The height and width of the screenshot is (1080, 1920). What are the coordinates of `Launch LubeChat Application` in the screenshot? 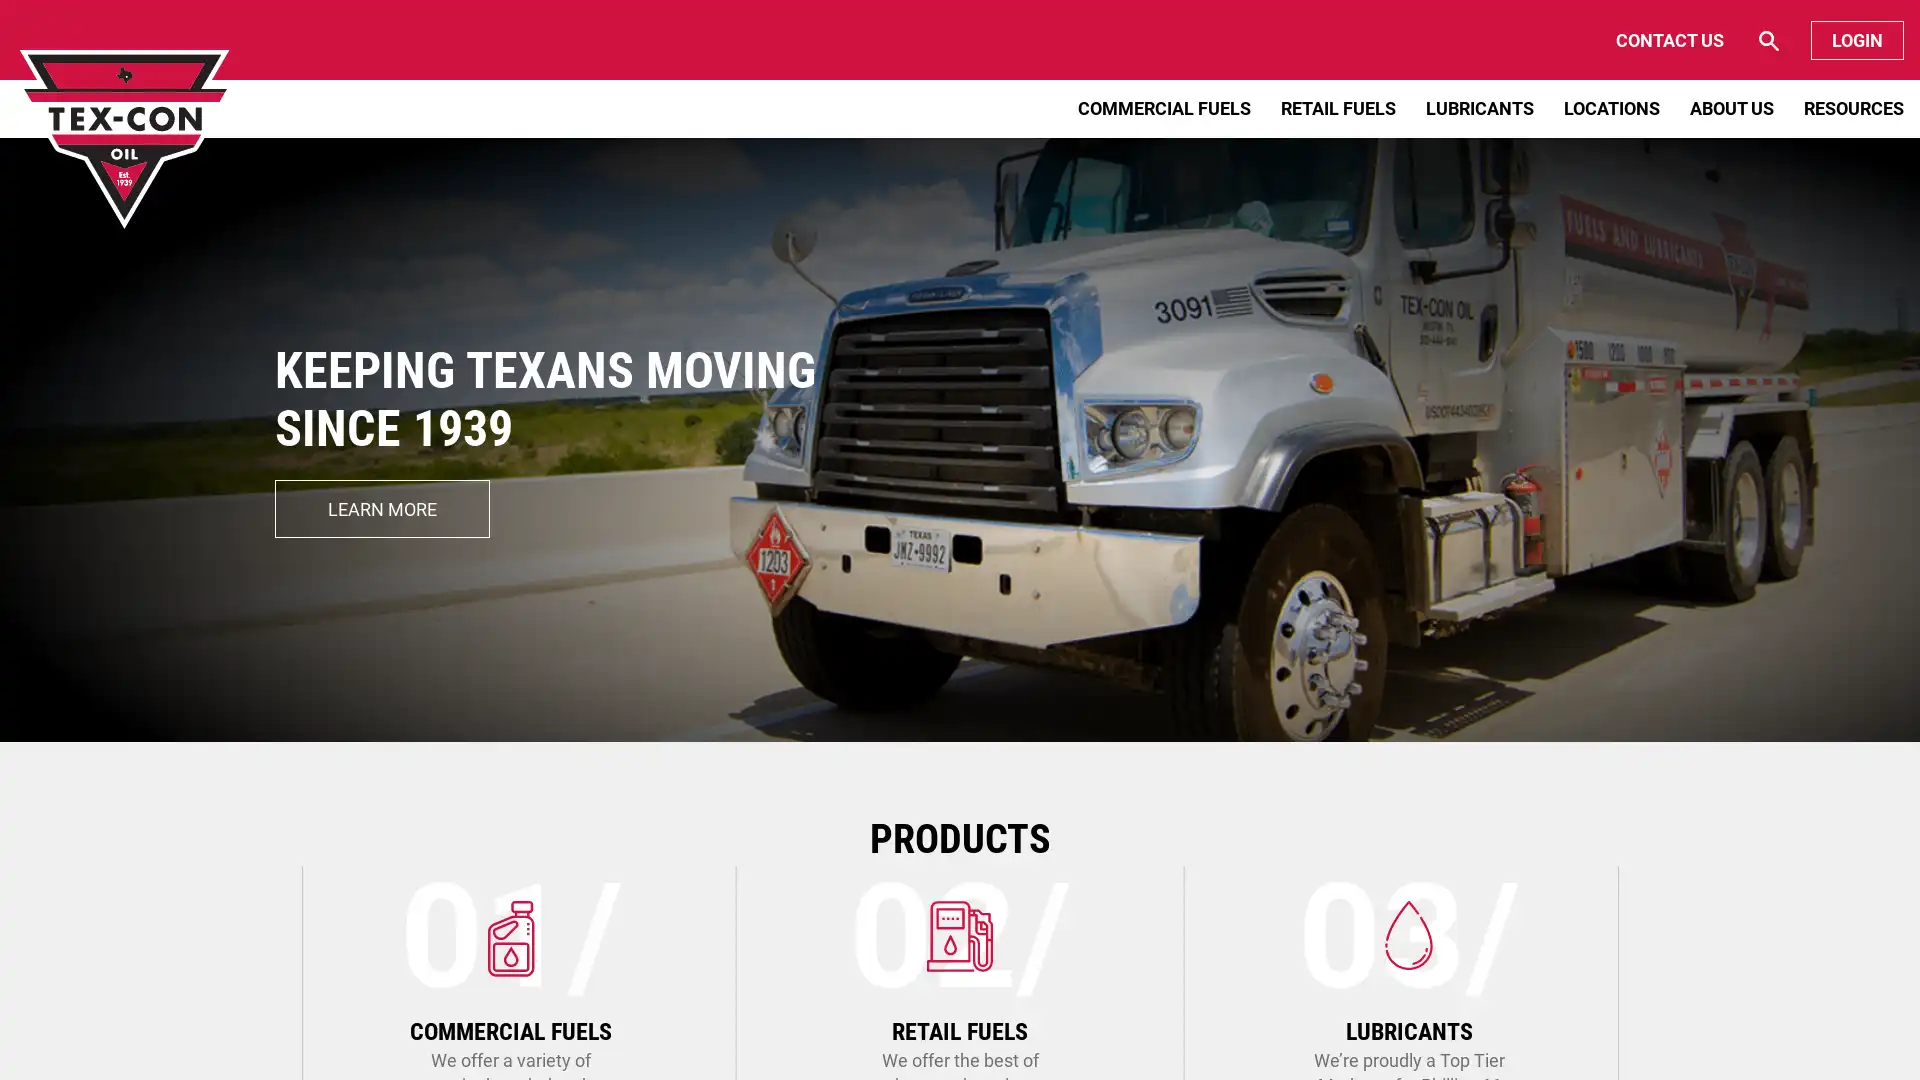 It's located at (1713, 1025).